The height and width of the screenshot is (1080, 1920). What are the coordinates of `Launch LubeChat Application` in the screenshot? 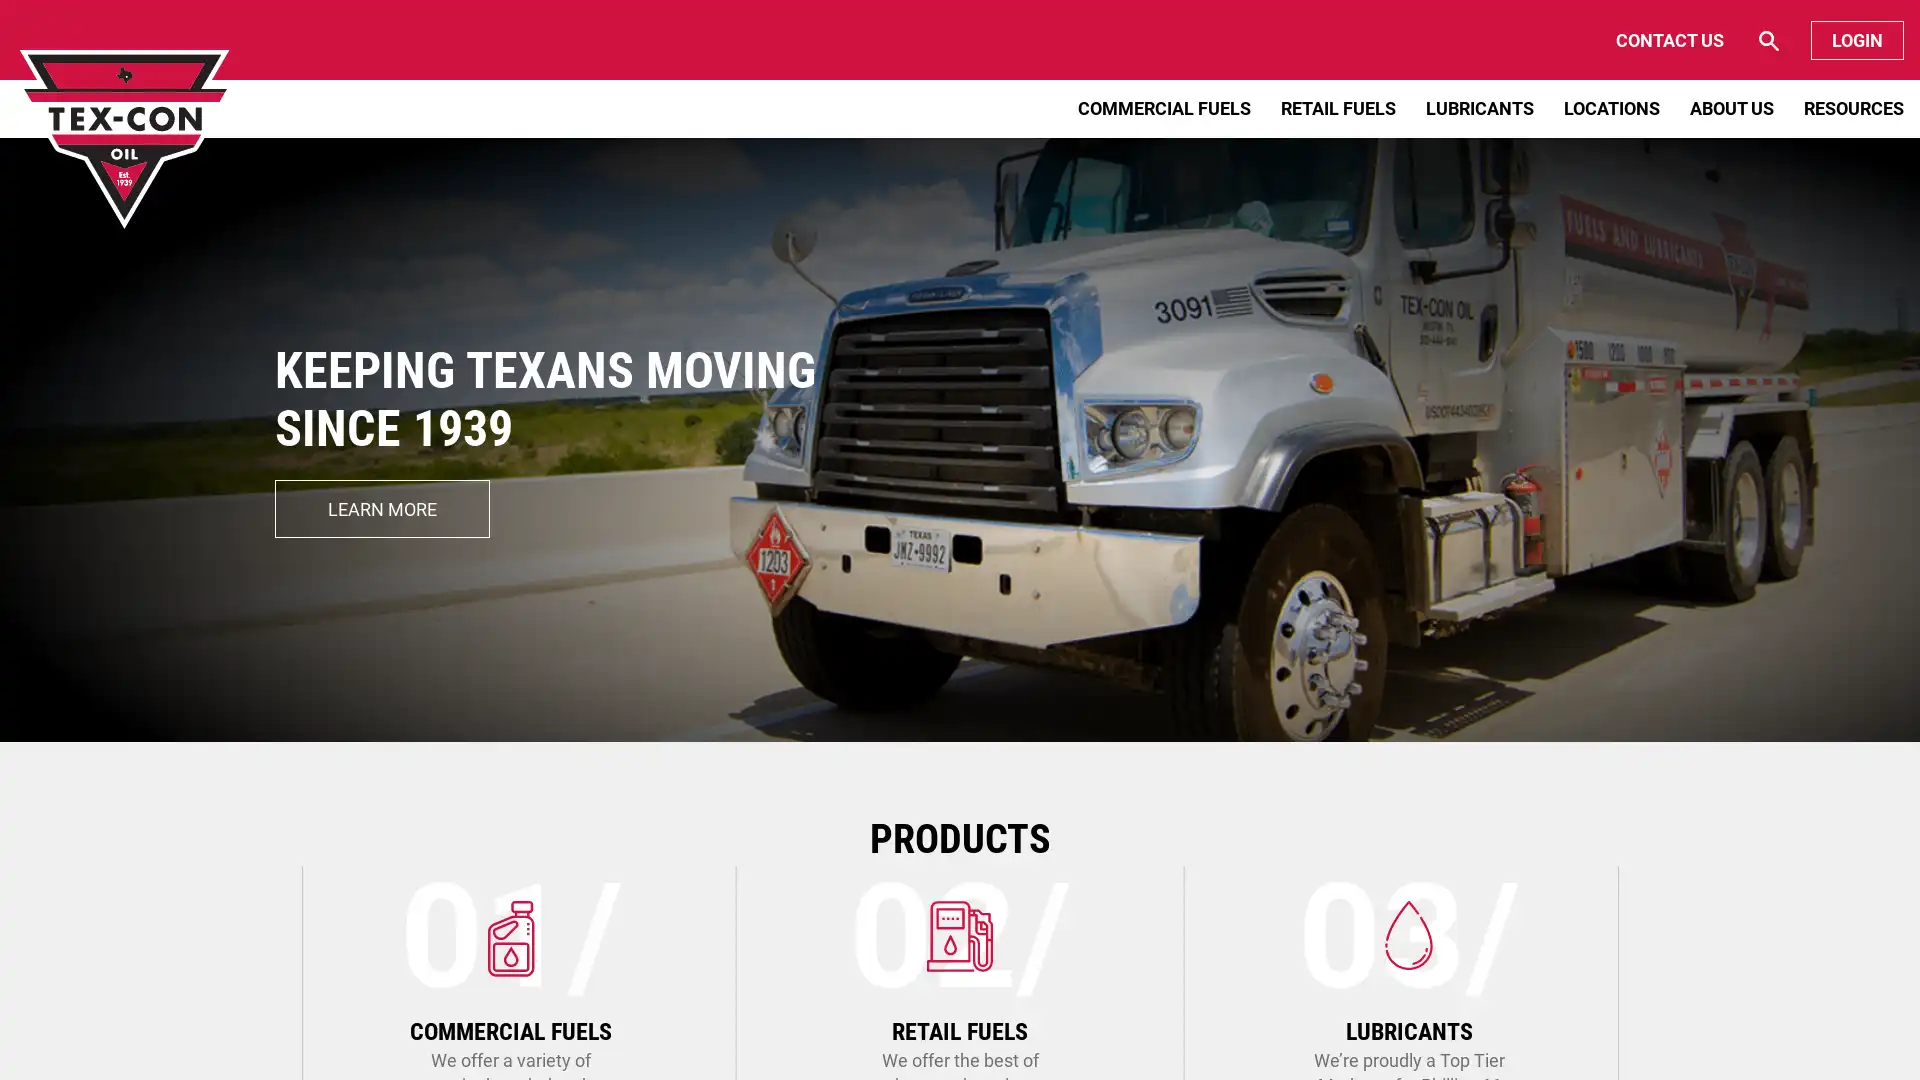 It's located at (1713, 1025).